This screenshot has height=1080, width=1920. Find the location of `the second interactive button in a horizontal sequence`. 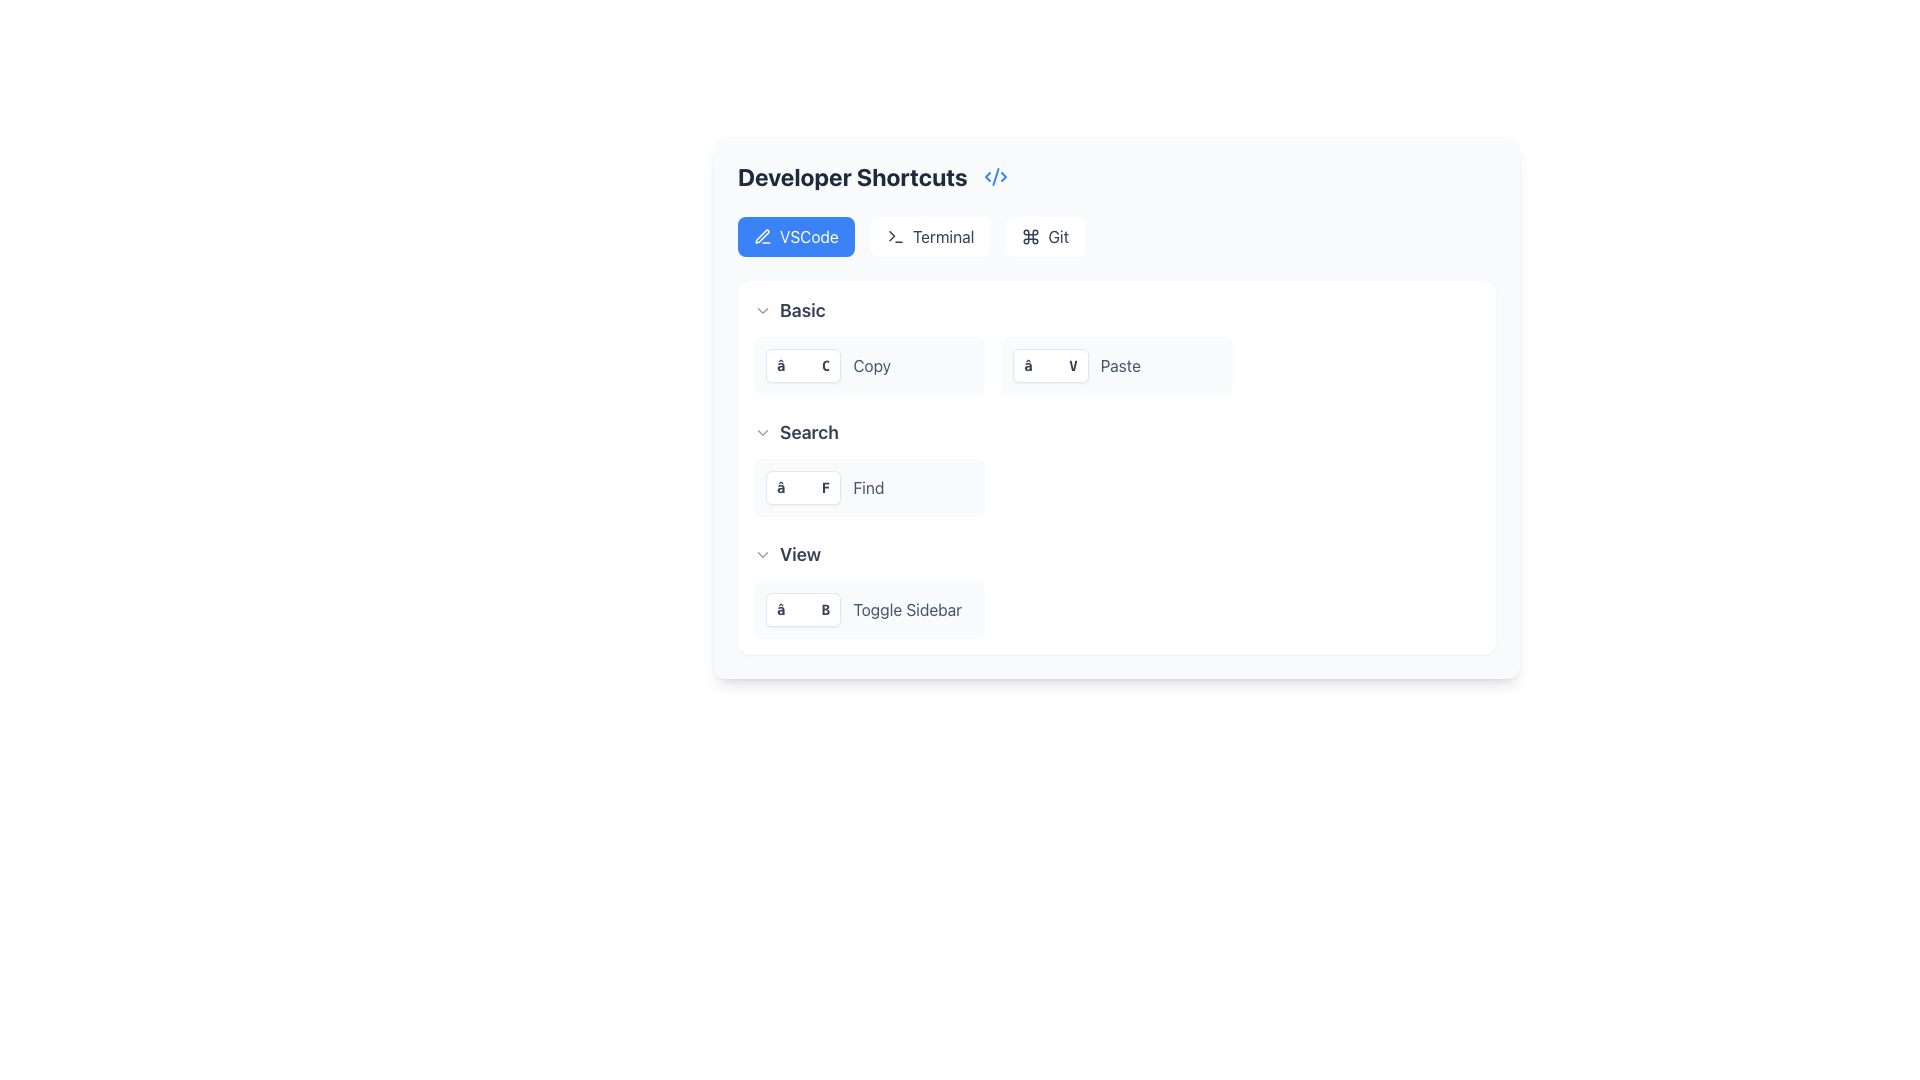

the second interactive button in a horizontal sequence is located at coordinates (929, 235).